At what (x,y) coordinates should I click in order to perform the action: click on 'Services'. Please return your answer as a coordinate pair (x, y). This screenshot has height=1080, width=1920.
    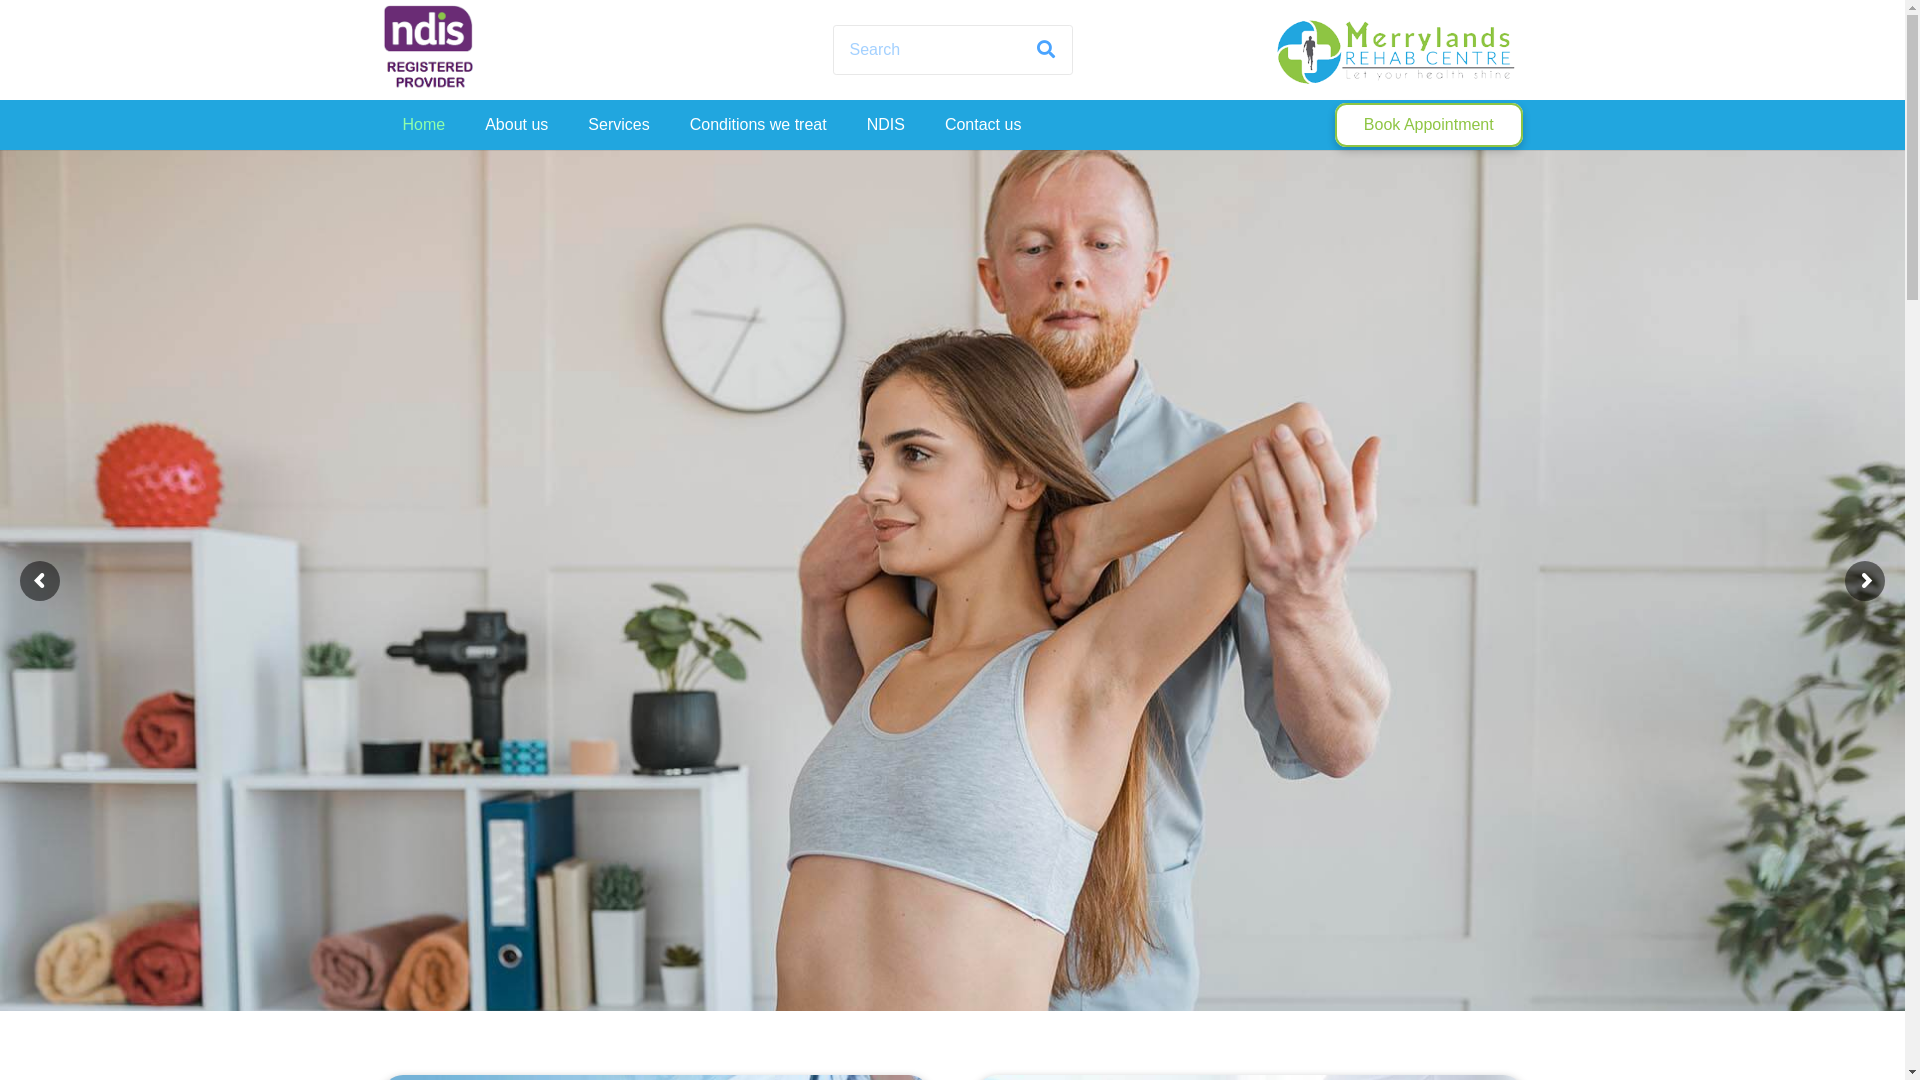
    Looking at the image, I should click on (566, 124).